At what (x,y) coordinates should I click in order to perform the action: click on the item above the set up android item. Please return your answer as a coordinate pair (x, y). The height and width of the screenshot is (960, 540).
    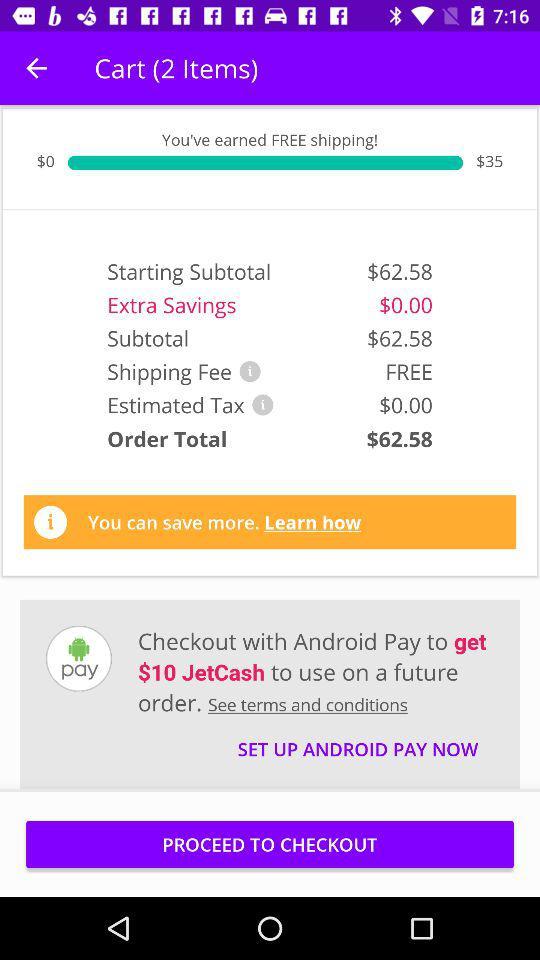
    Looking at the image, I should click on (315, 671).